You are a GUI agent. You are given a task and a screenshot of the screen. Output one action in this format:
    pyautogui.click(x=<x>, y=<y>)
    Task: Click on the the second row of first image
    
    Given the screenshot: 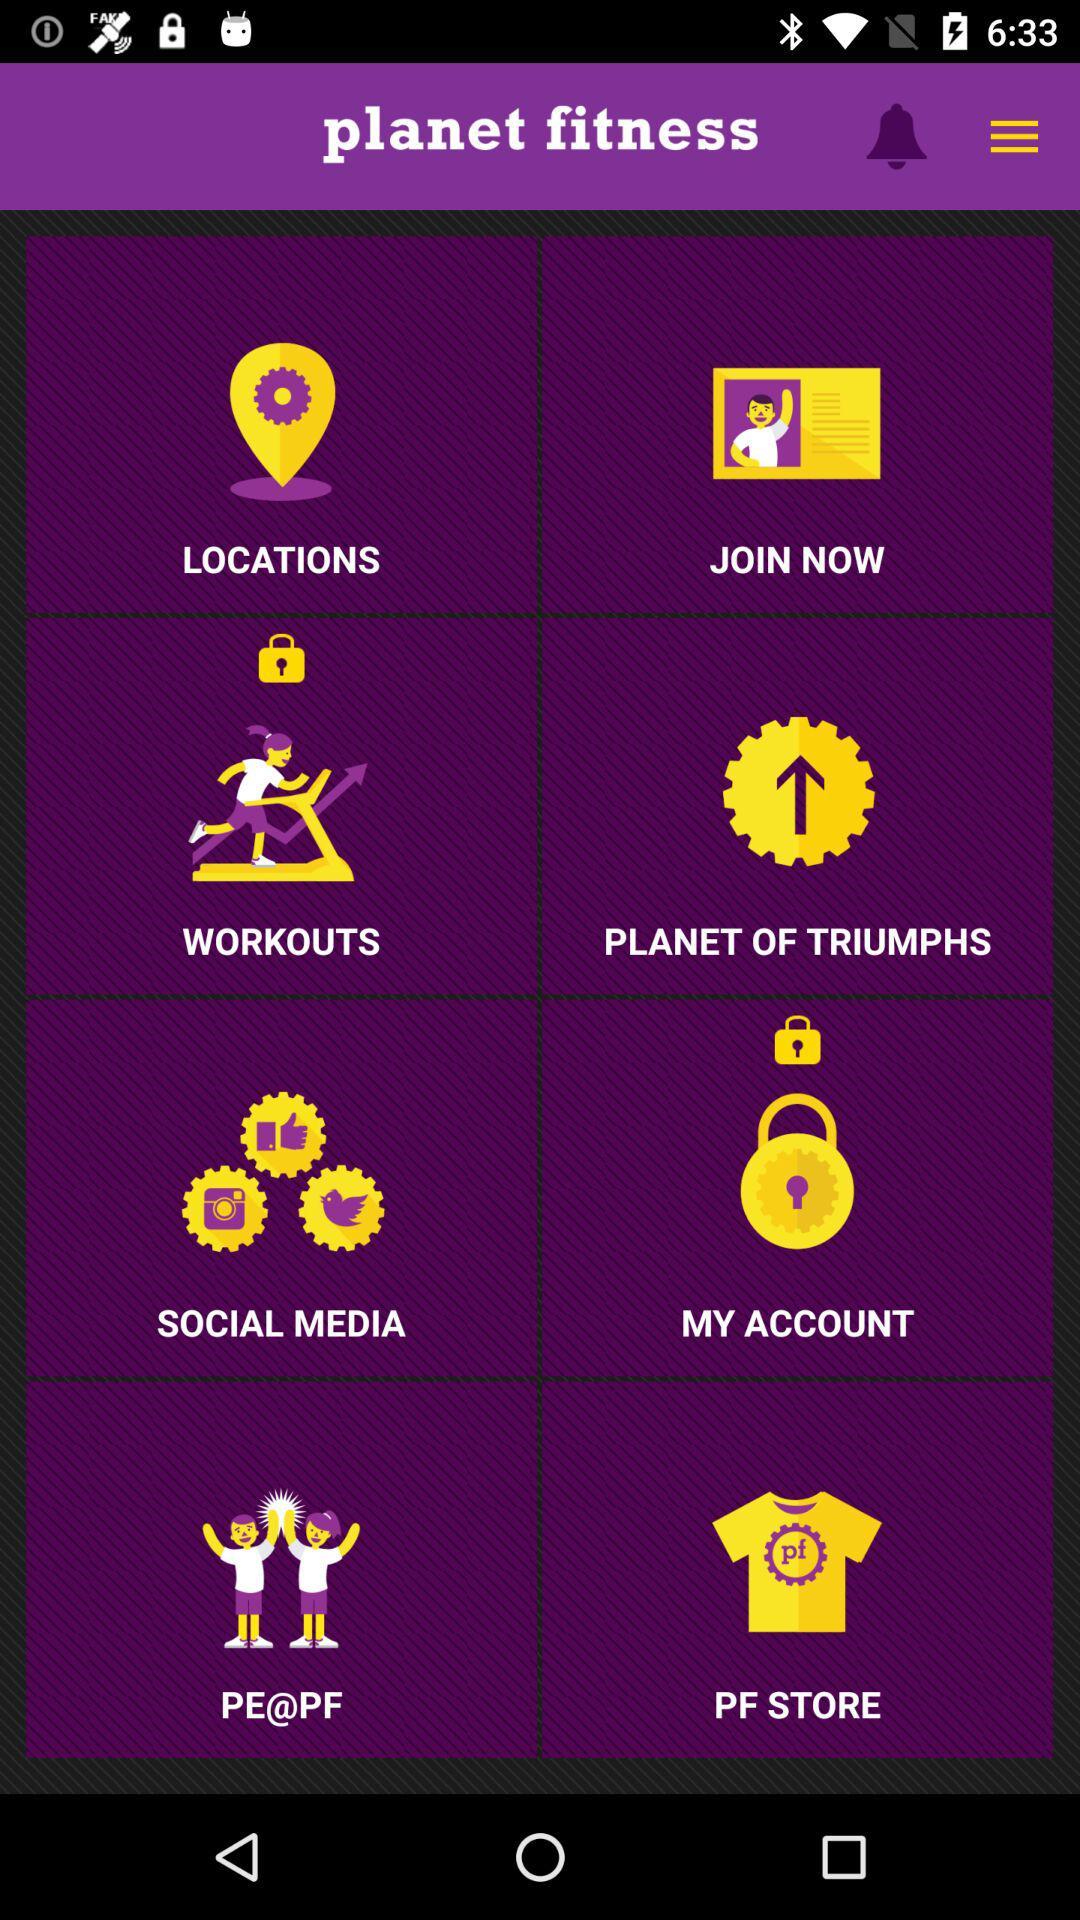 What is the action you would take?
    pyautogui.click(x=281, y=806)
    